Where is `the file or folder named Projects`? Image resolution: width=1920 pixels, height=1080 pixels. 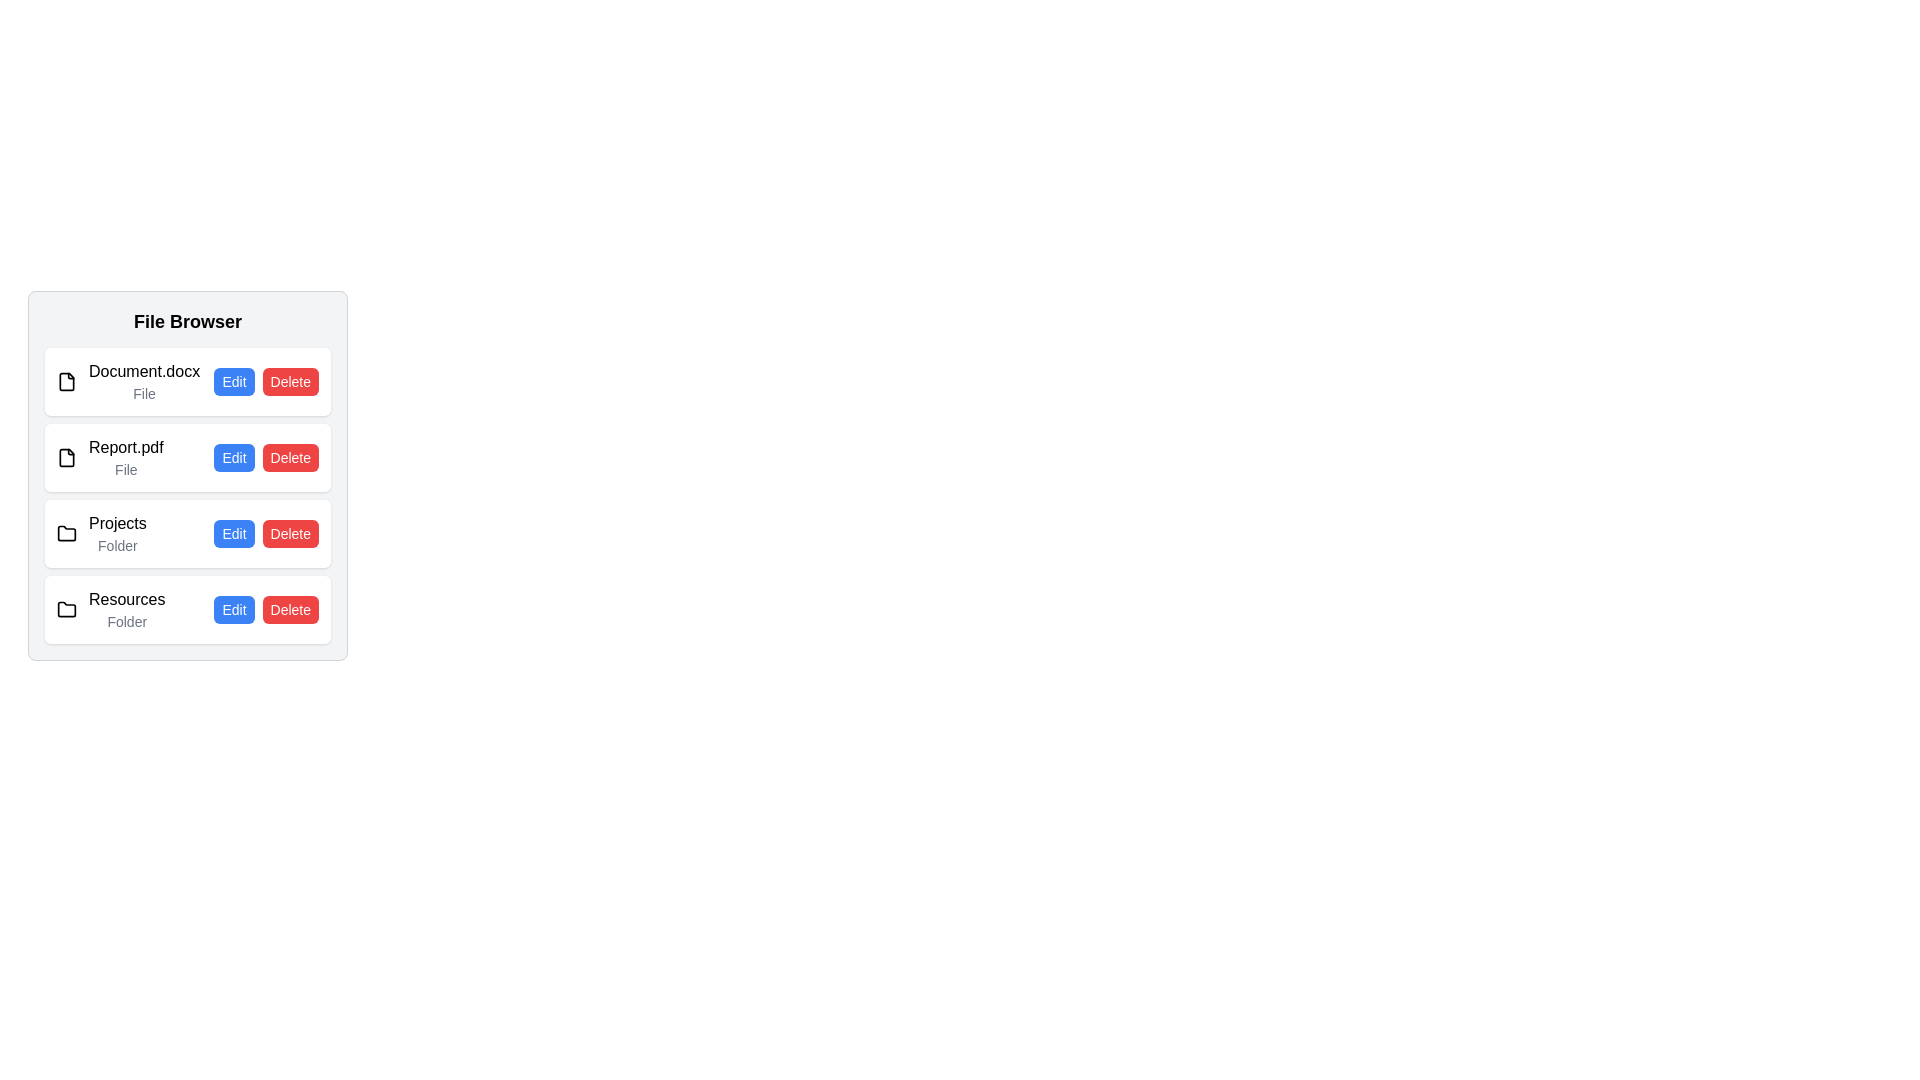 the file or folder named Projects is located at coordinates (187, 532).